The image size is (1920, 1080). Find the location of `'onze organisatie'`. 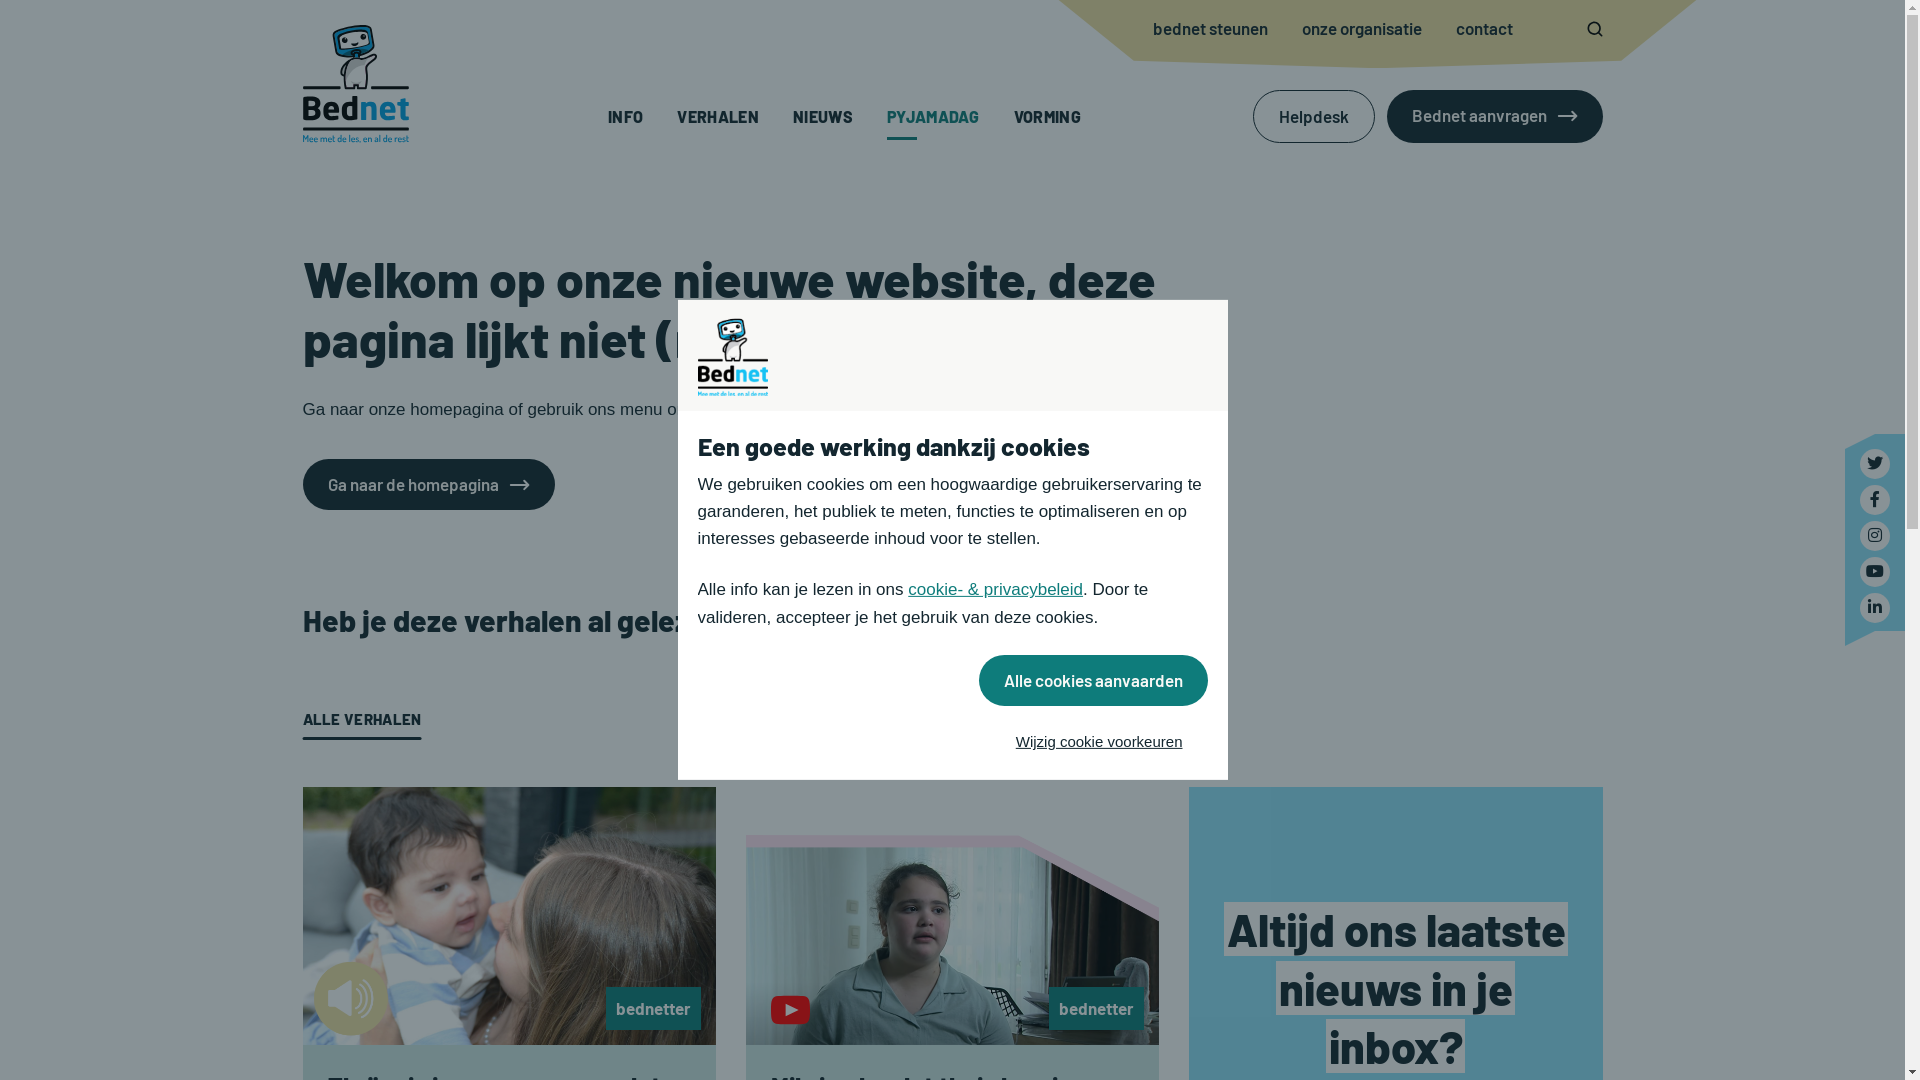

'onze organisatie' is located at coordinates (1301, 28).